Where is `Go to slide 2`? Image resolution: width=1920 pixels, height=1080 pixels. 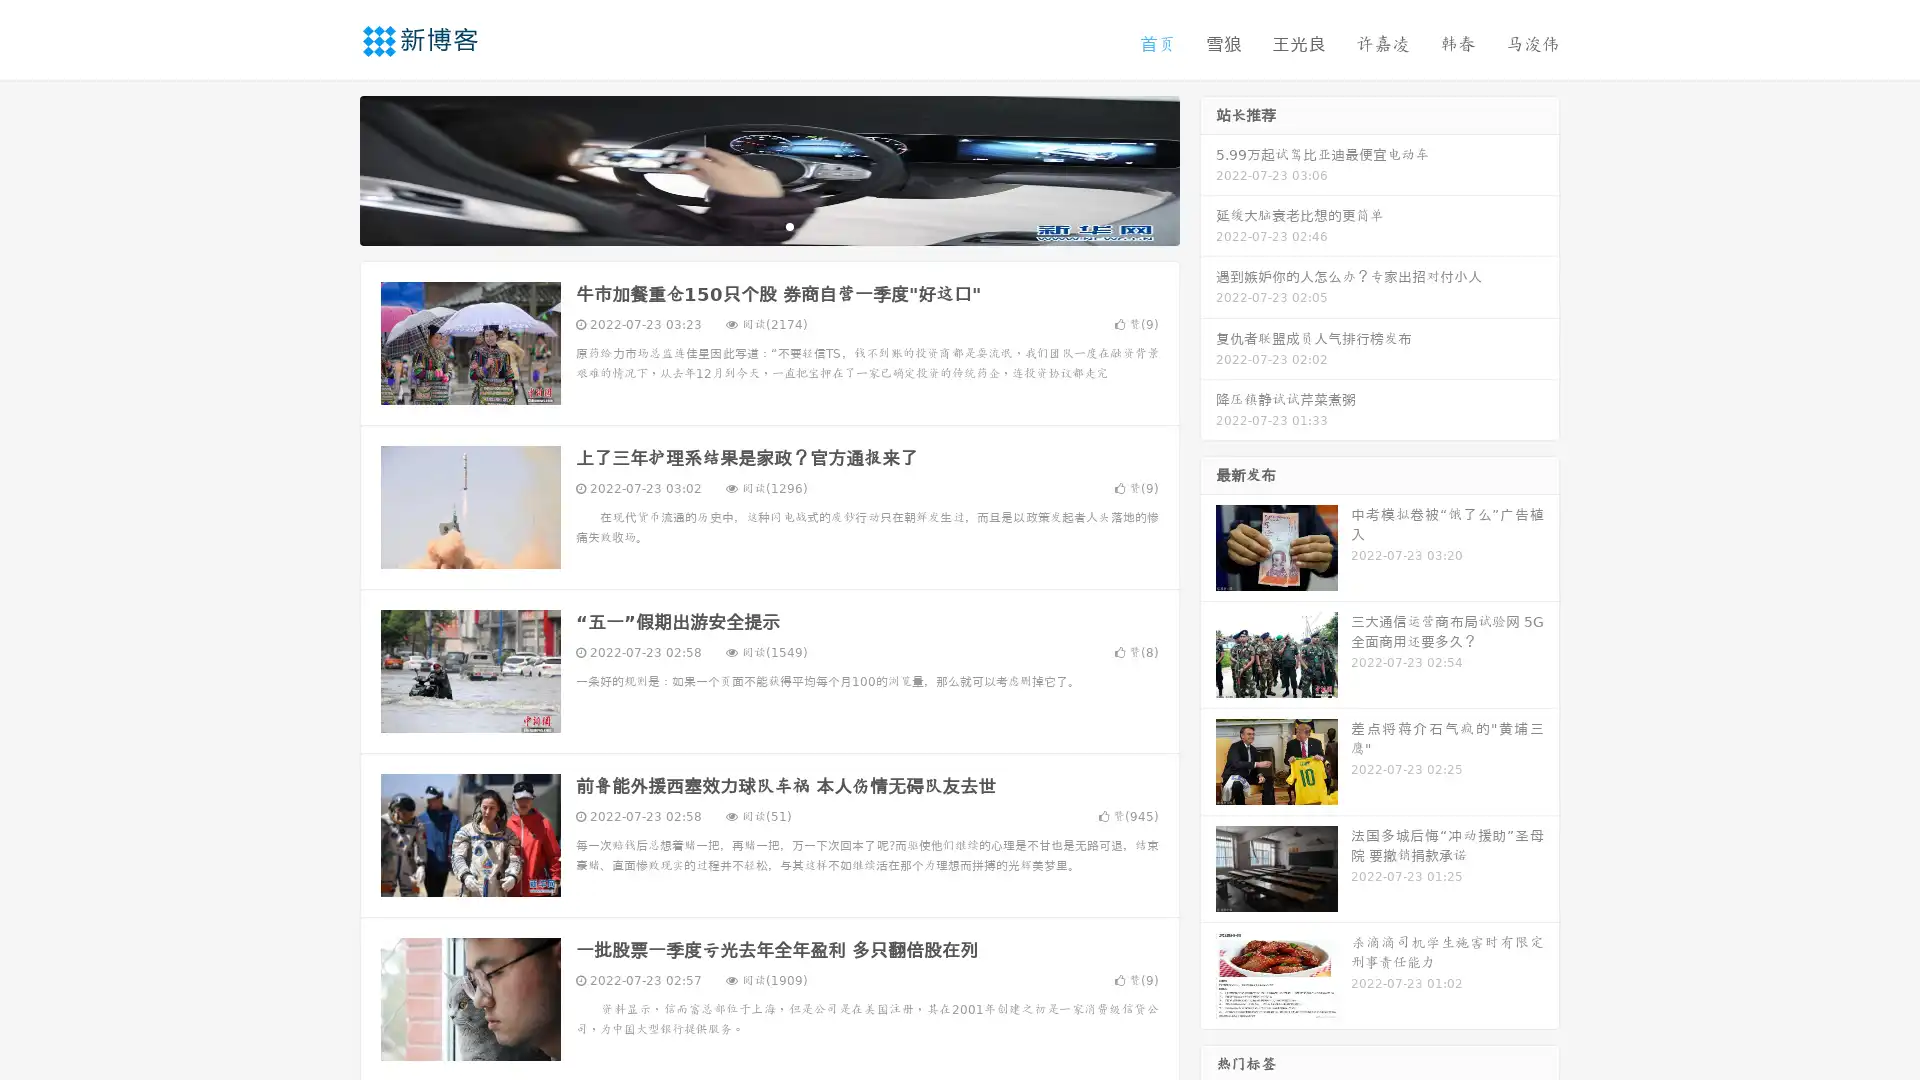 Go to slide 2 is located at coordinates (768, 225).